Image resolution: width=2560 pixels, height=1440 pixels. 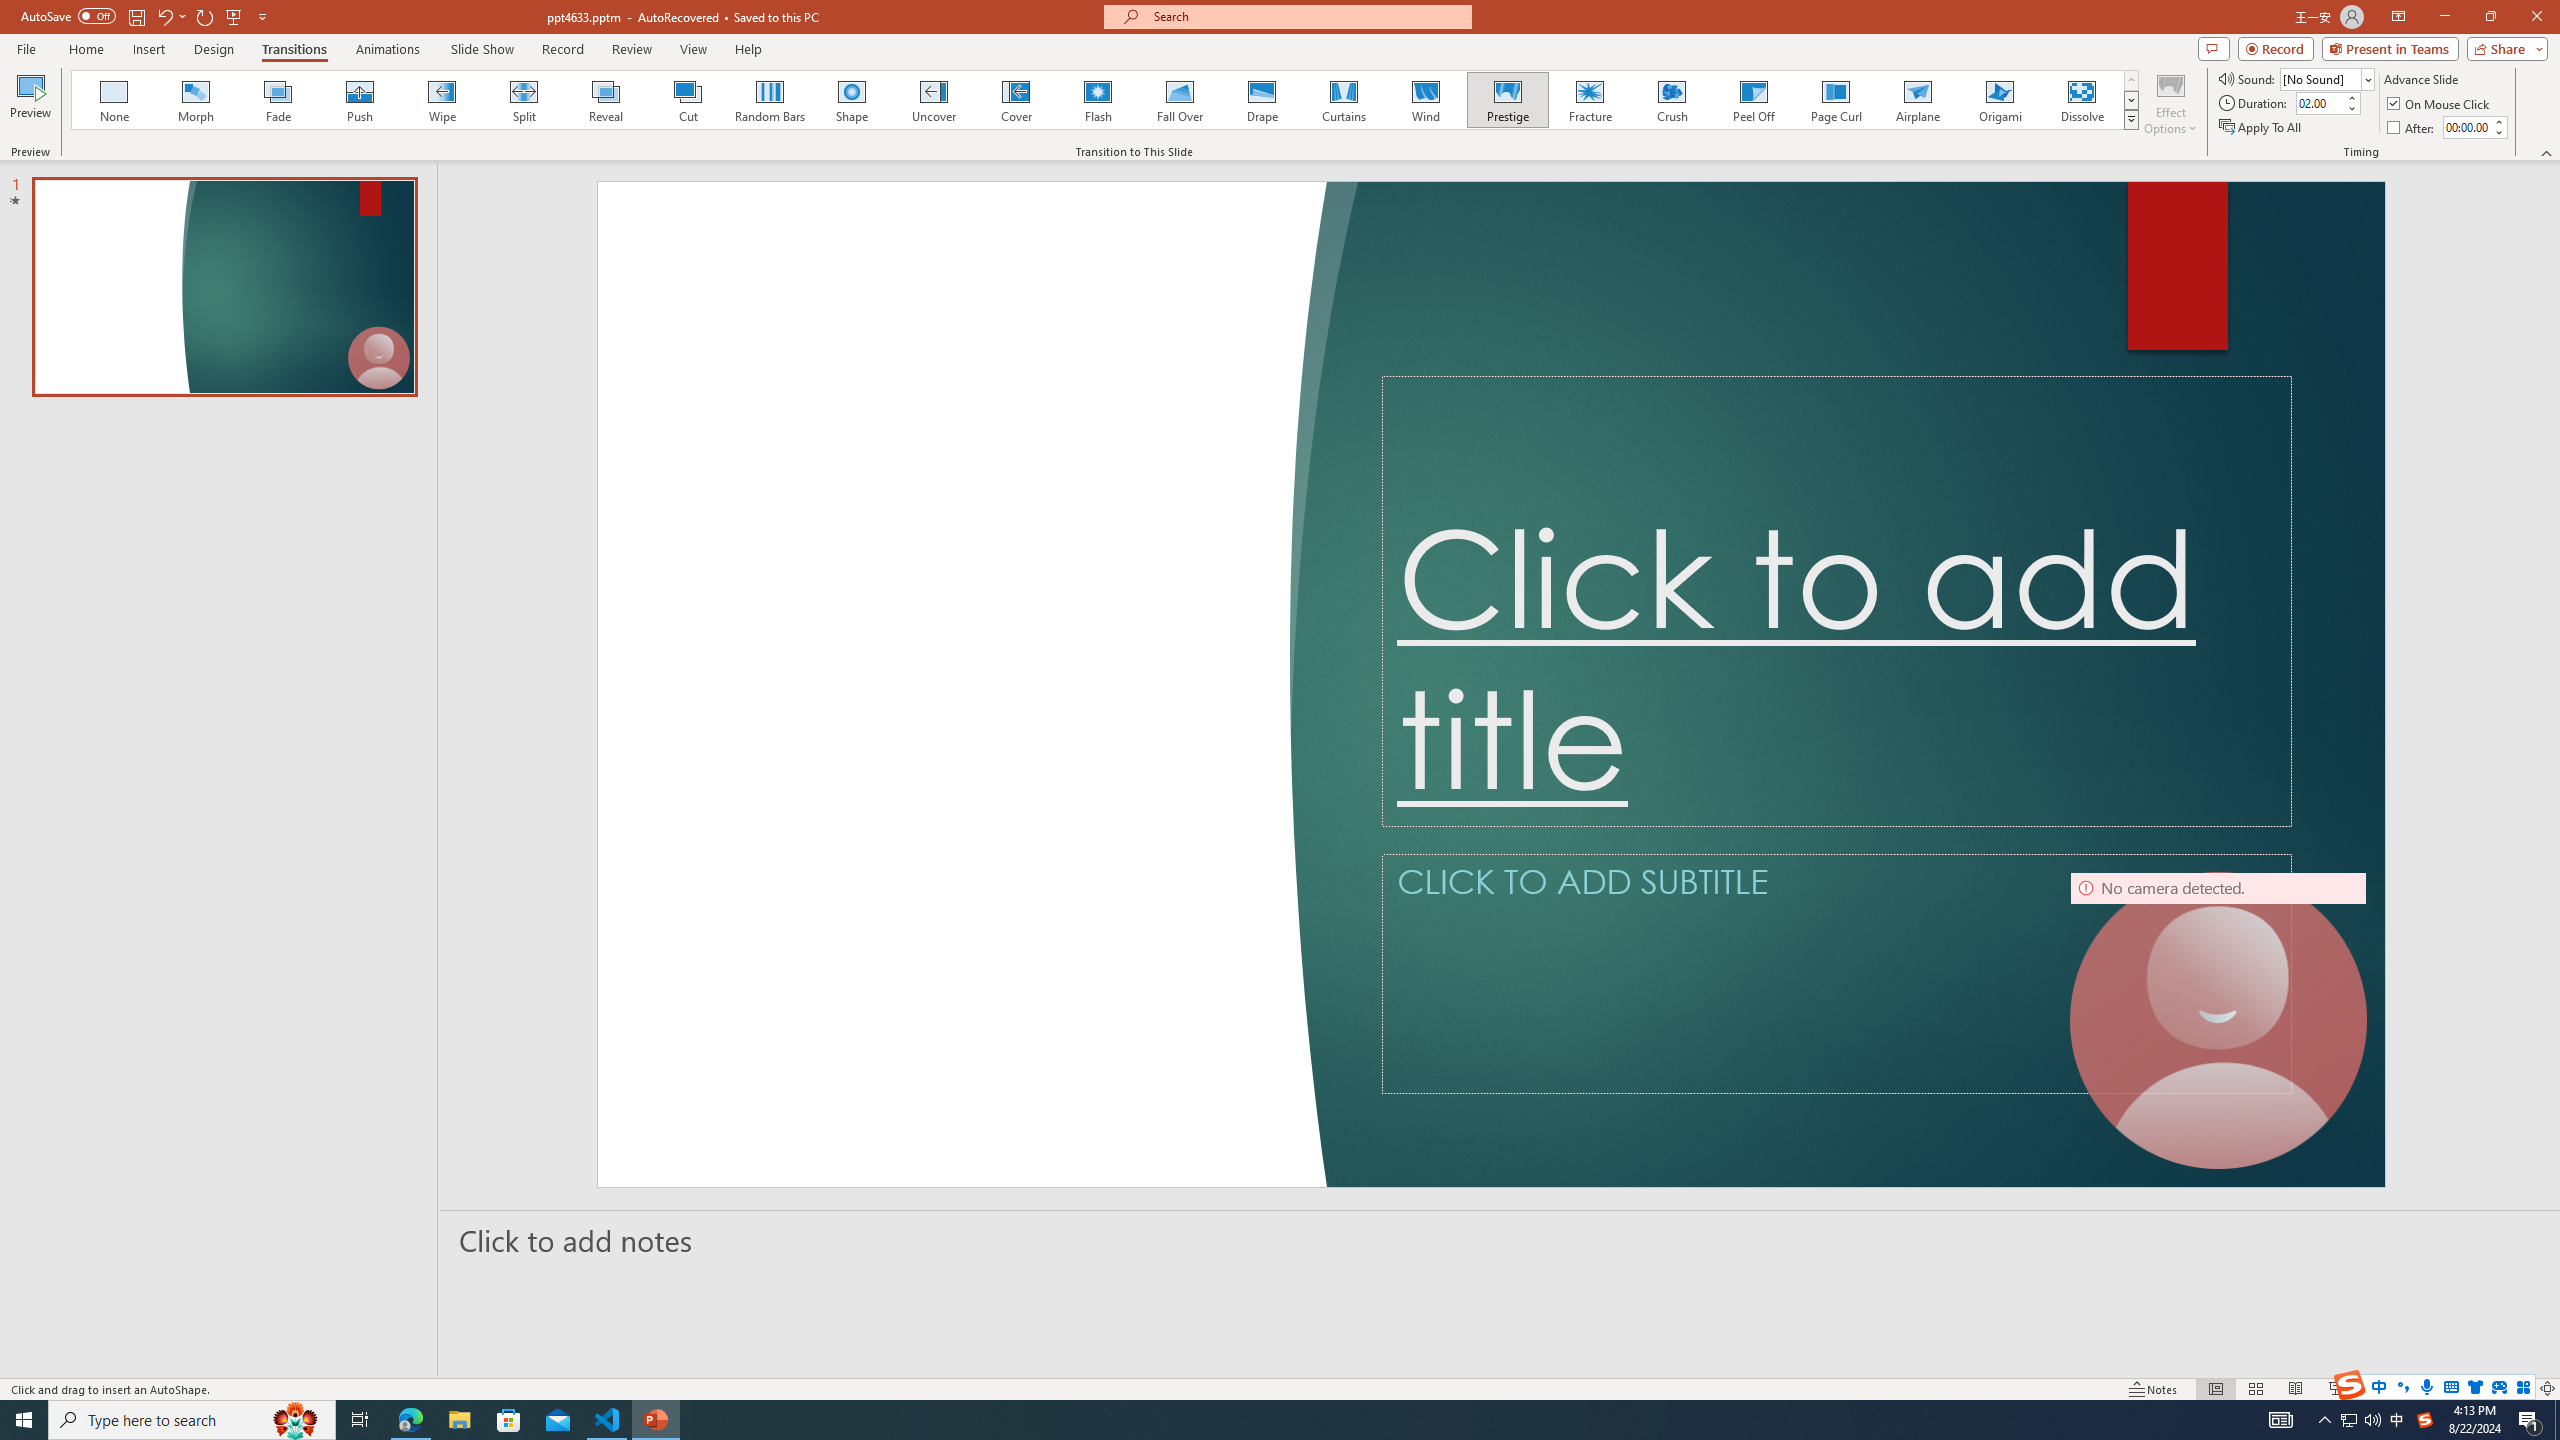 I want to click on 'Fade', so click(x=278, y=99).